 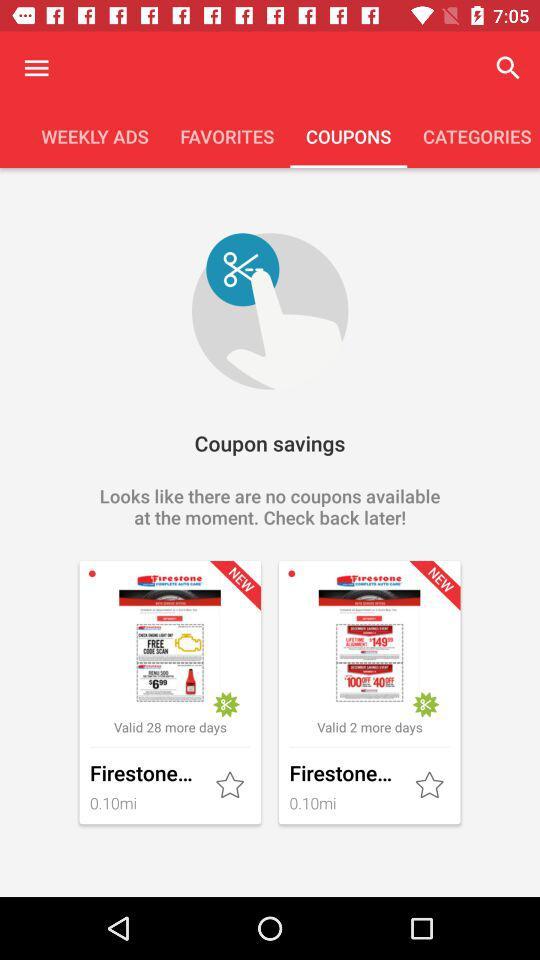 What do you see at coordinates (430, 786) in the screenshot?
I see `this as a favorite` at bounding box center [430, 786].